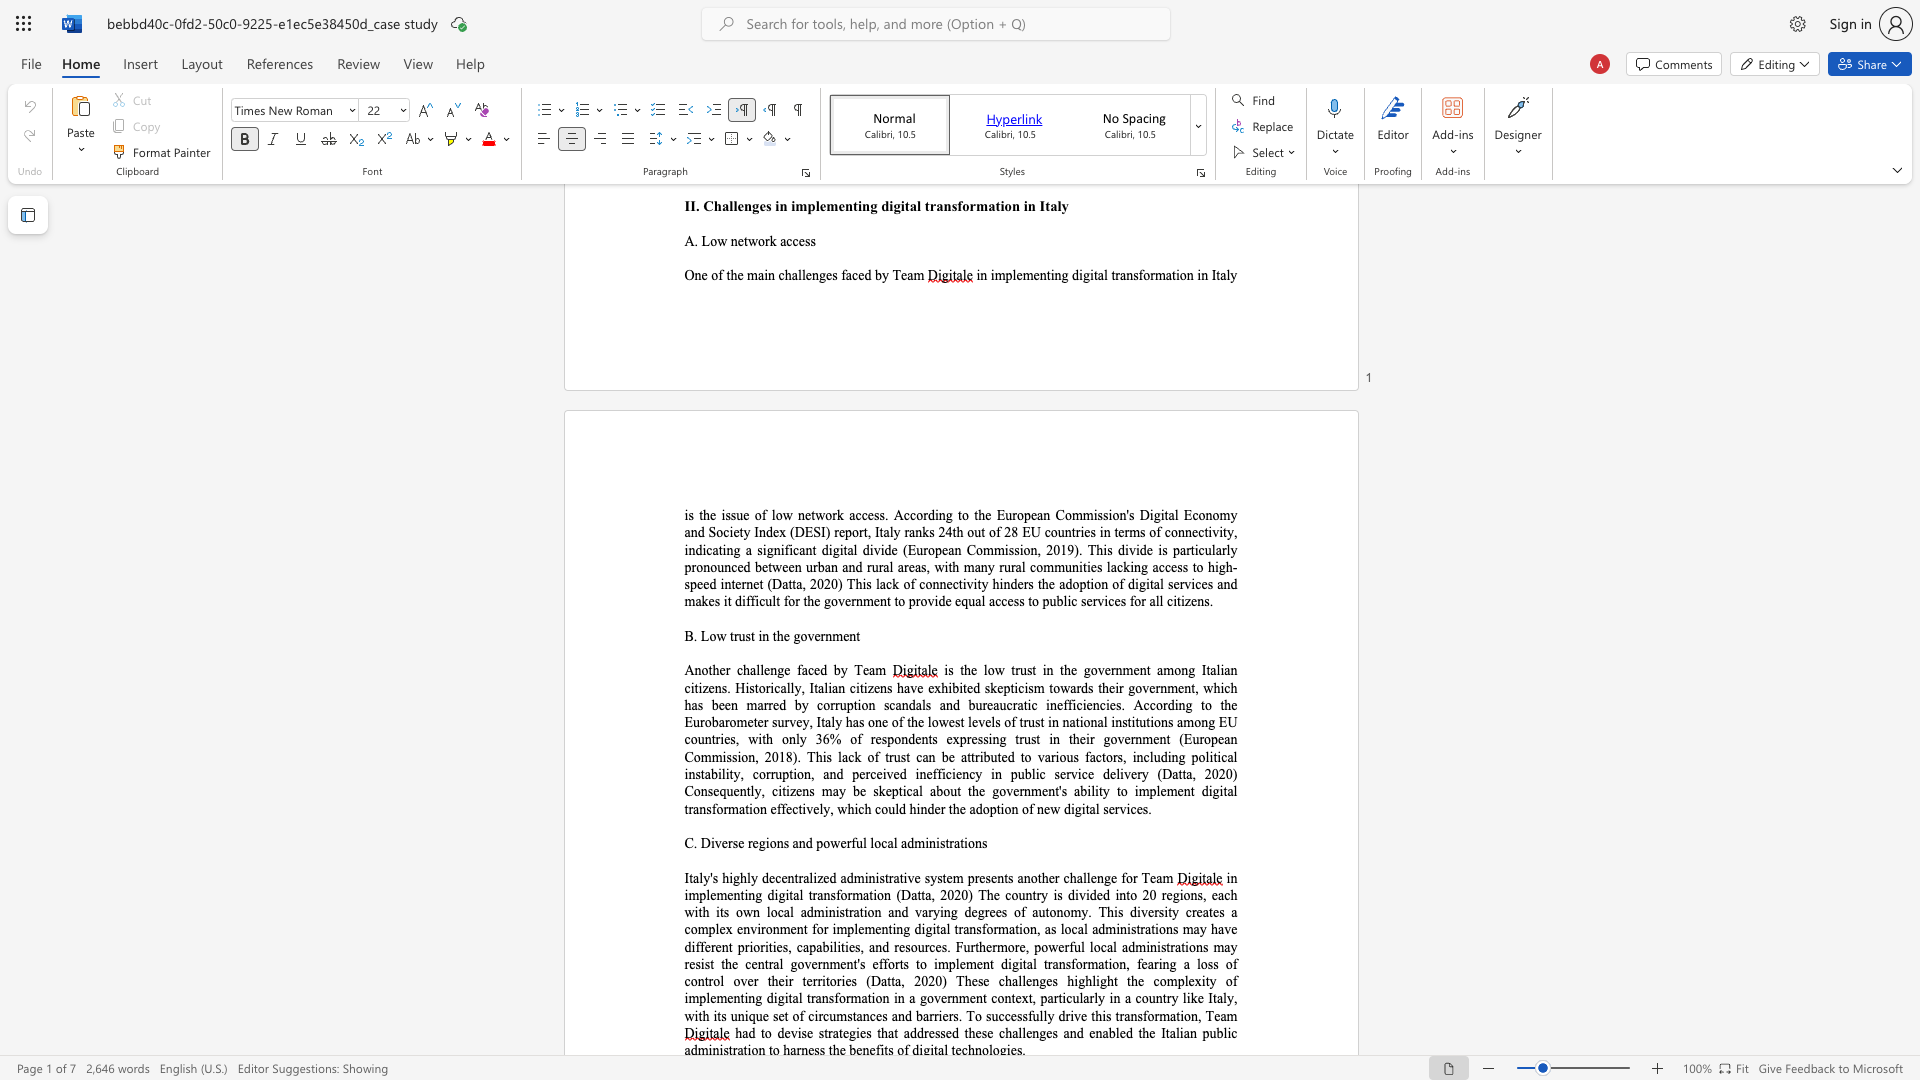 The width and height of the screenshot is (1920, 1080). I want to click on the subset text "t in the government among Ital" within the text "is the low trust in the government among Italian citizens. Historically, Italian citizens have", so click(1032, 670).